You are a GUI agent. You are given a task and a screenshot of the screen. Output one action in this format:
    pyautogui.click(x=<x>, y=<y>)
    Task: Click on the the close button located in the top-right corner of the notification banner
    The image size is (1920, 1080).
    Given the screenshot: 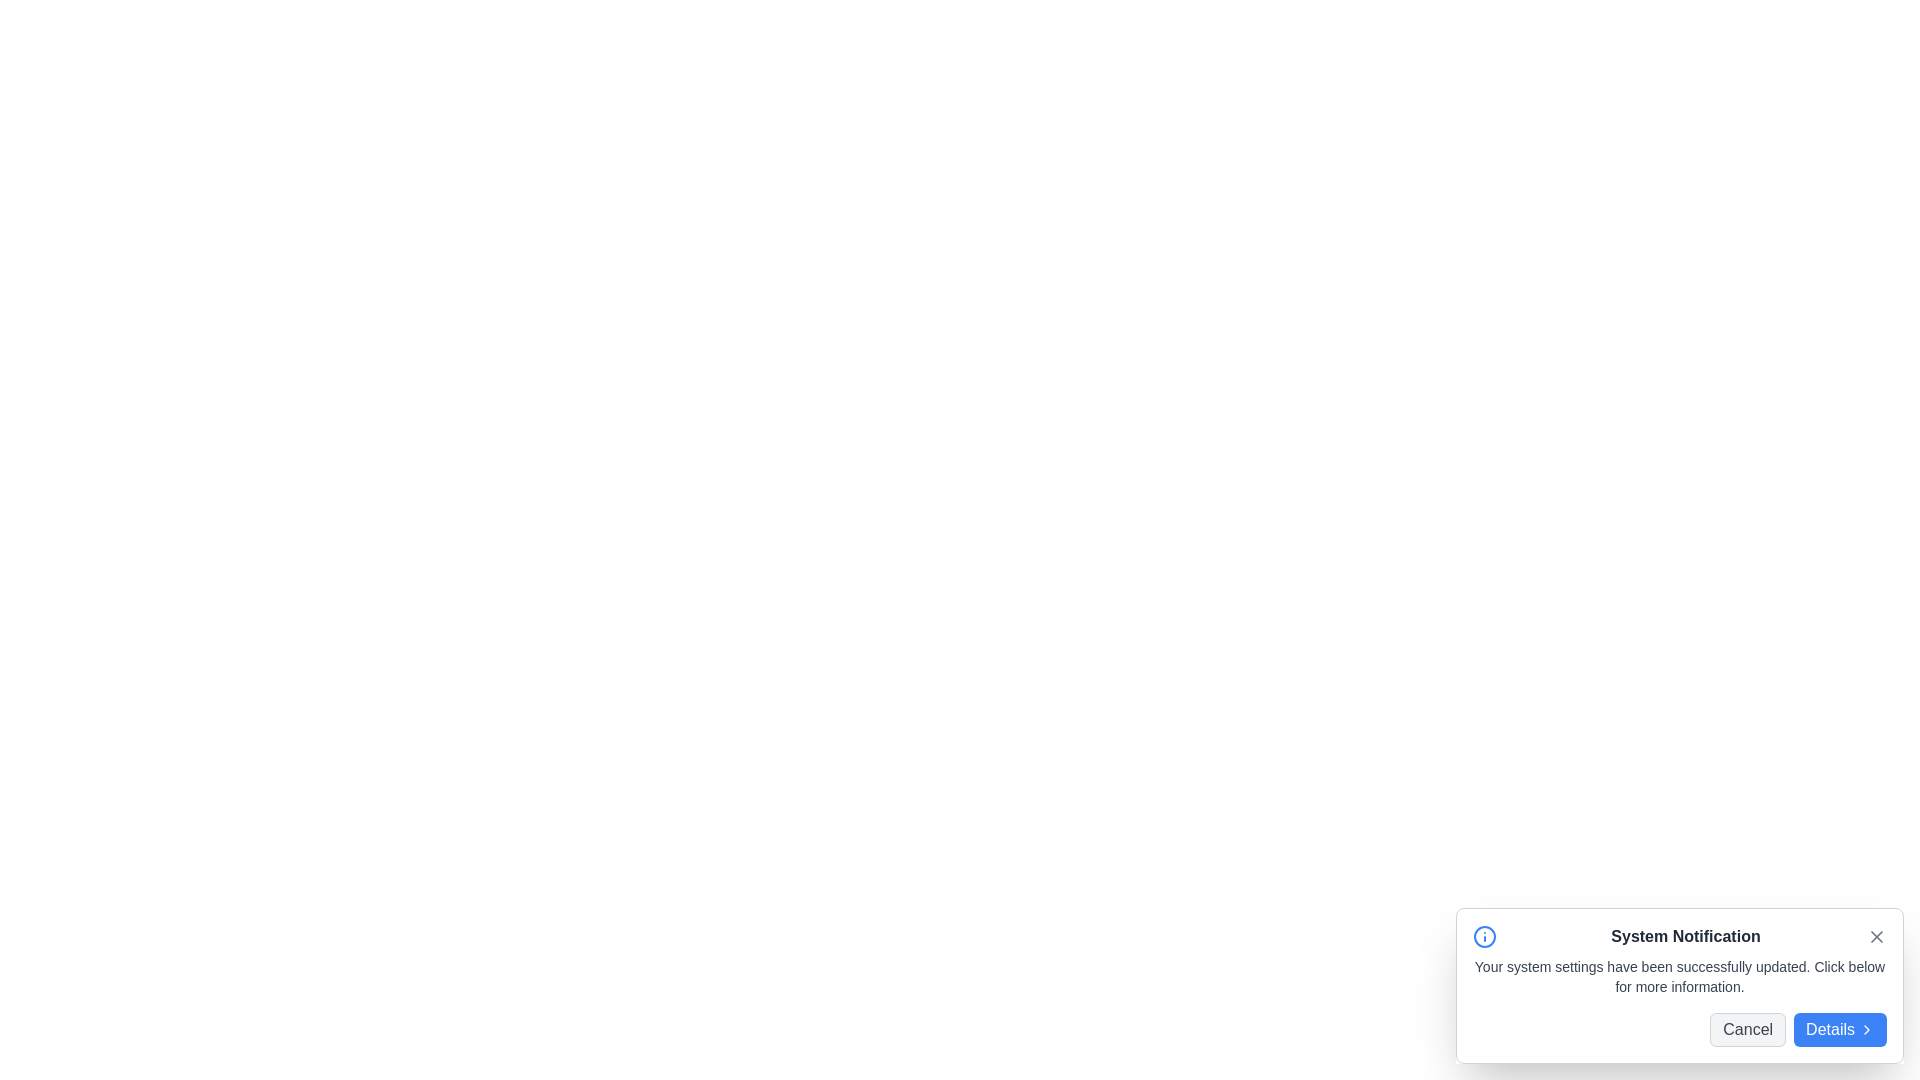 What is the action you would take?
    pyautogui.click(x=1875, y=937)
    